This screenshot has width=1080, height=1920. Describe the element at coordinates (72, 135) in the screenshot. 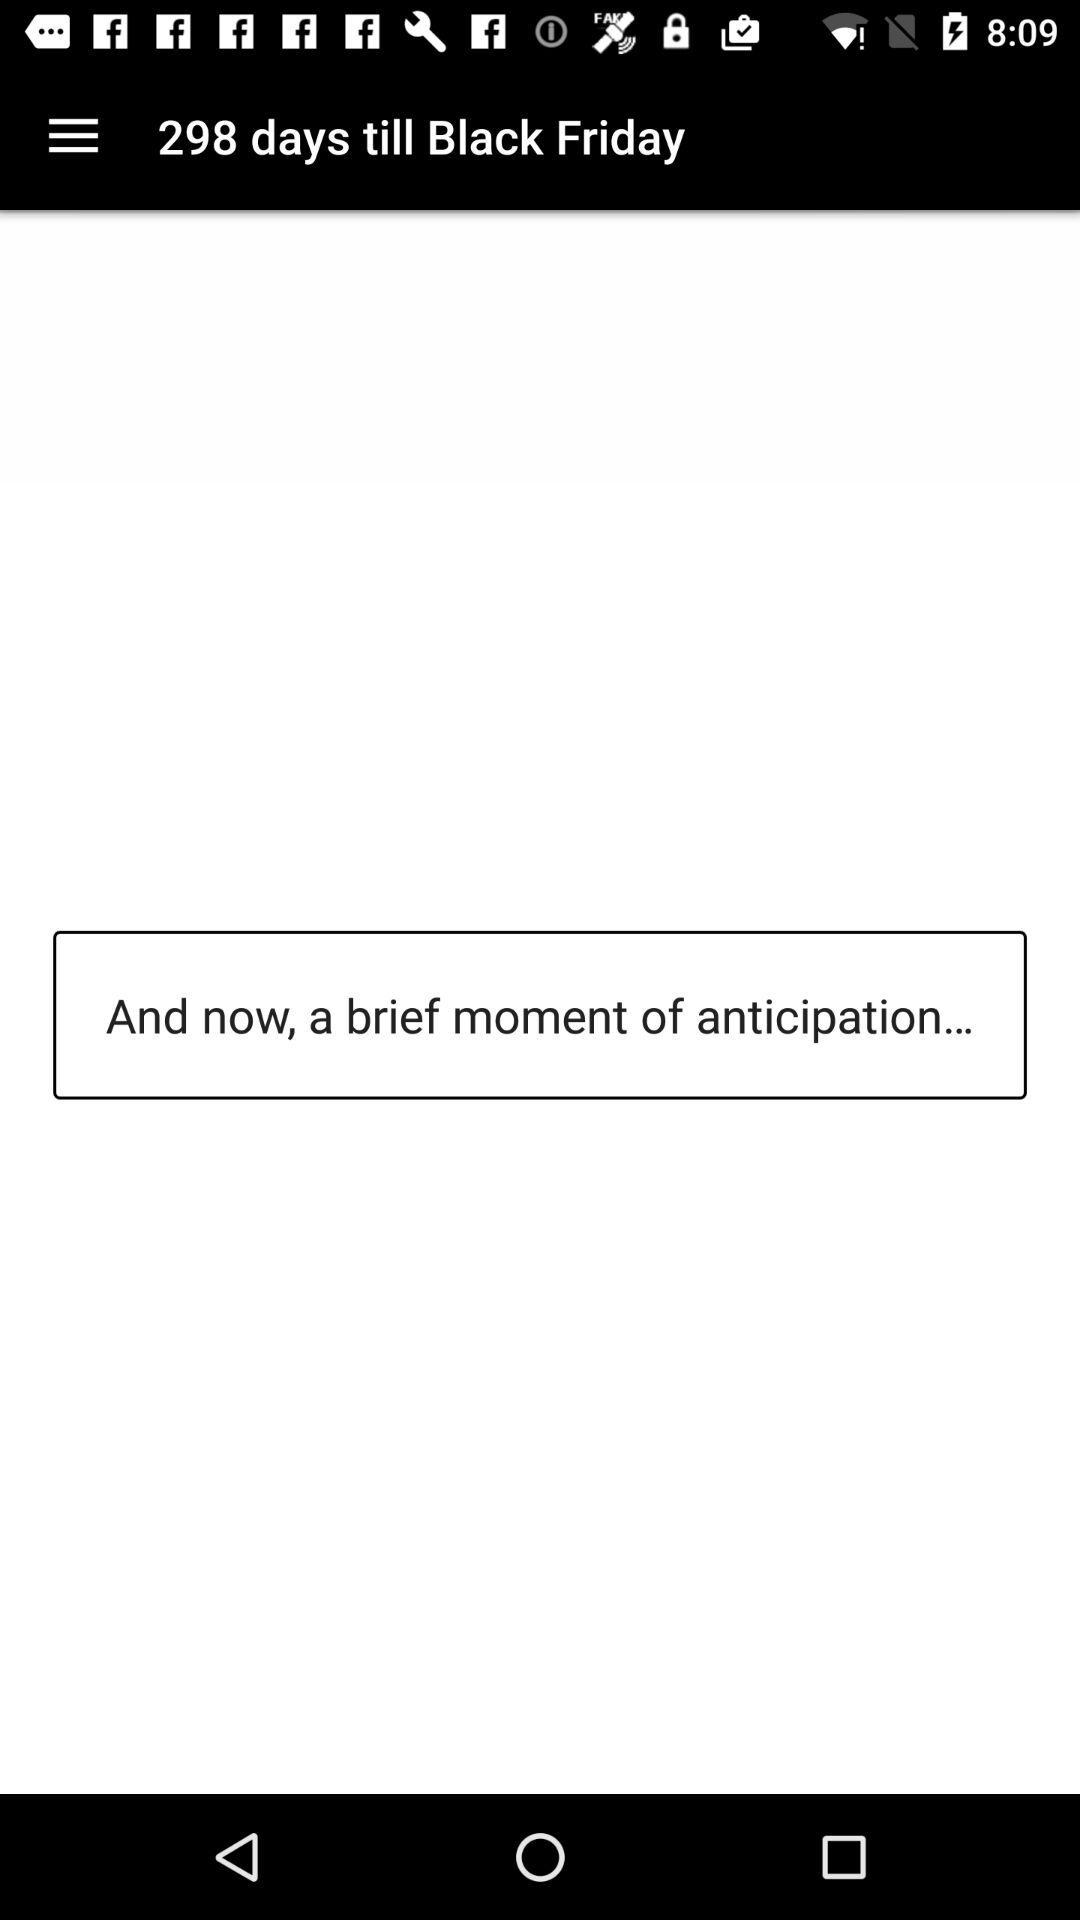

I see `icon above and now a icon` at that location.